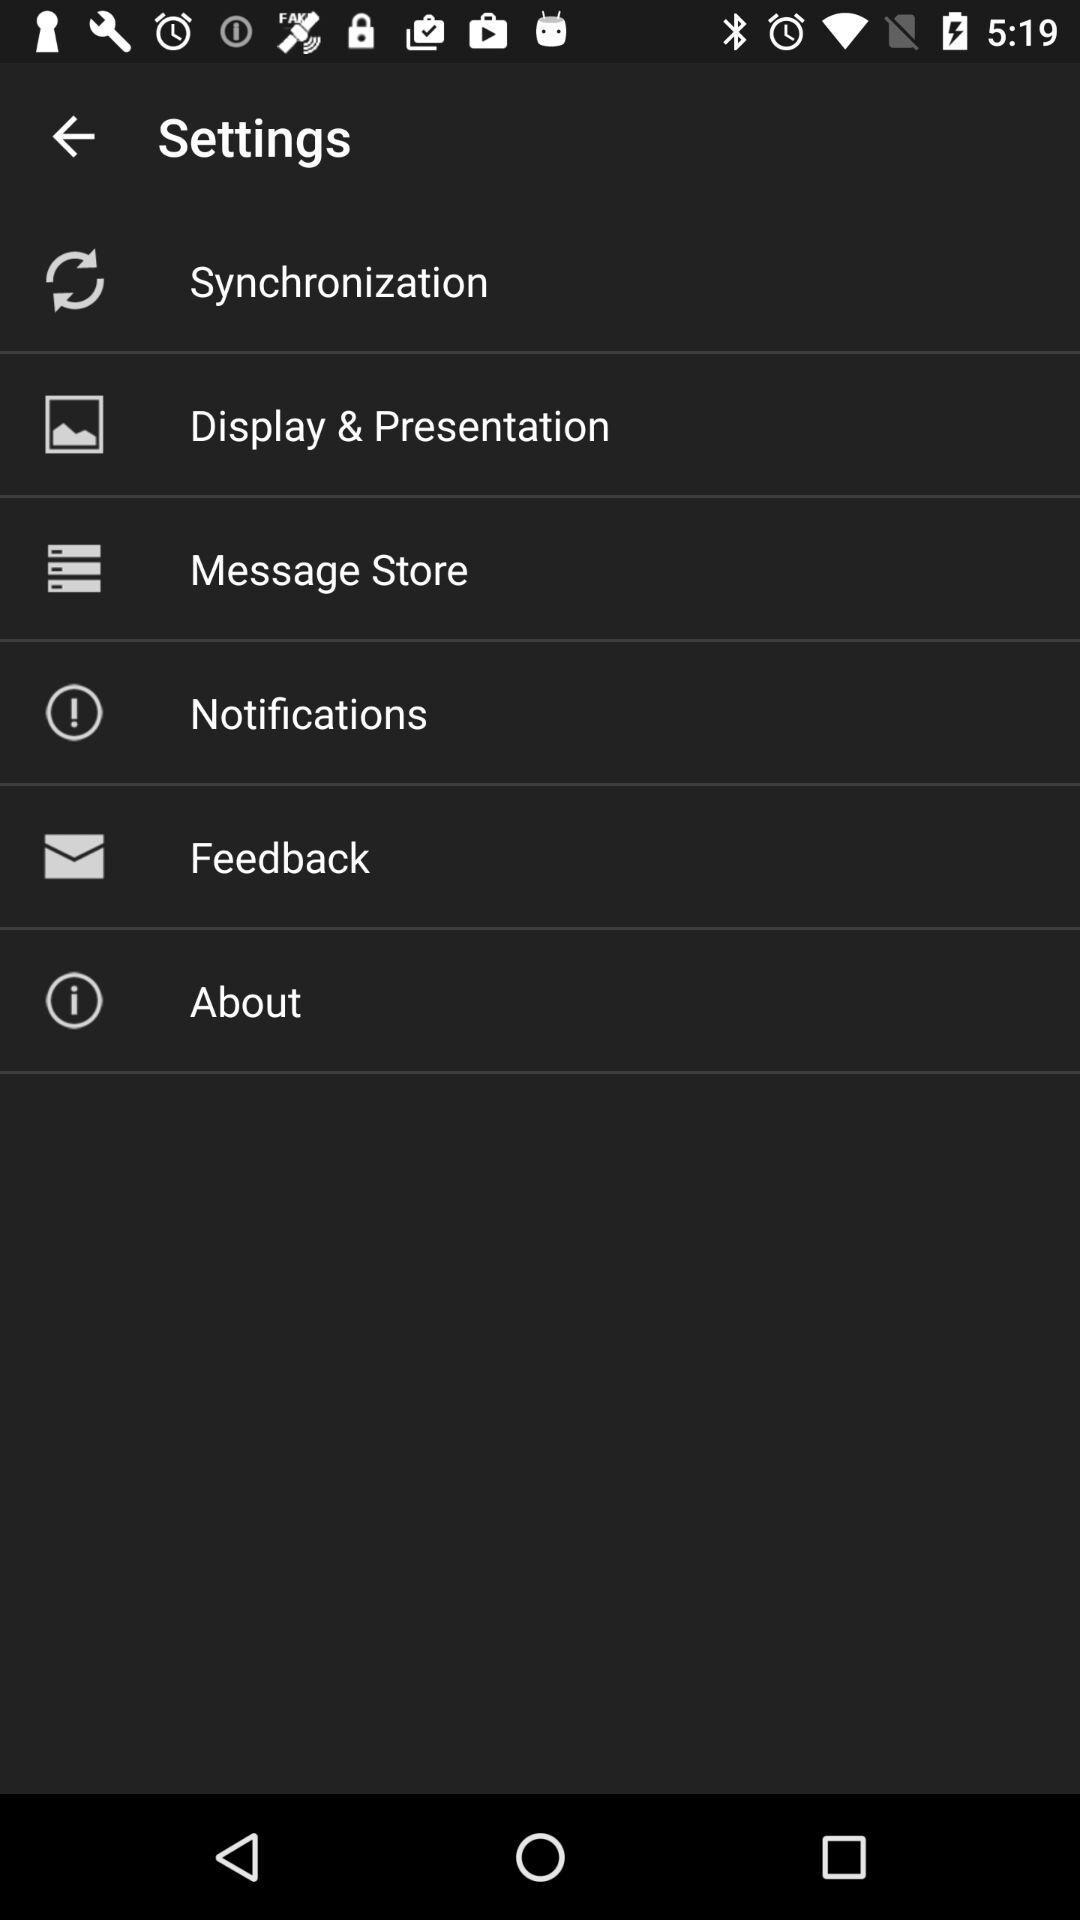 The image size is (1080, 1920). I want to click on item below the notifications item, so click(279, 856).